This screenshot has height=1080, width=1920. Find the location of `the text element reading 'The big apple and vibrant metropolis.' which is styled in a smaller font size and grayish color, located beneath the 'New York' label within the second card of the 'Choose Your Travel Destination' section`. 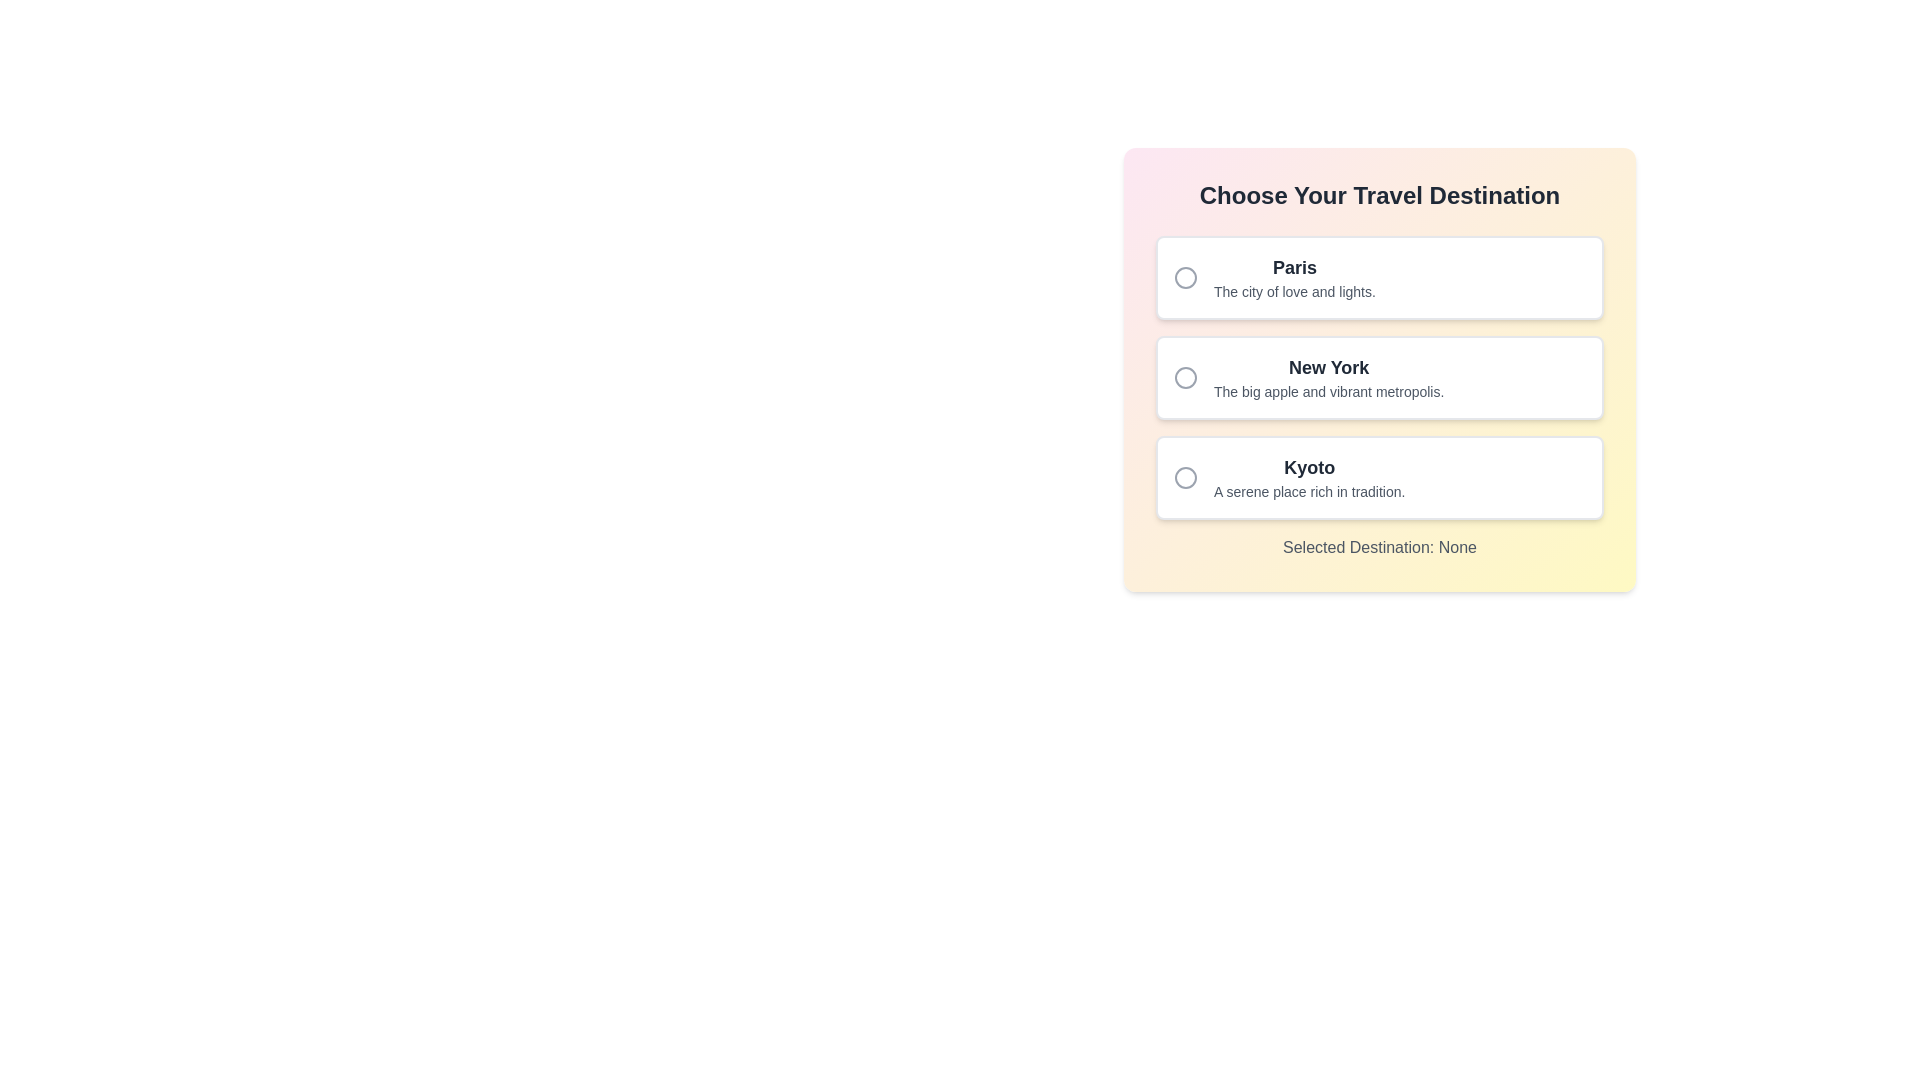

the text element reading 'The big apple and vibrant metropolis.' which is styled in a smaller font size and grayish color, located beneath the 'New York' label within the second card of the 'Choose Your Travel Destination' section is located at coordinates (1329, 392).